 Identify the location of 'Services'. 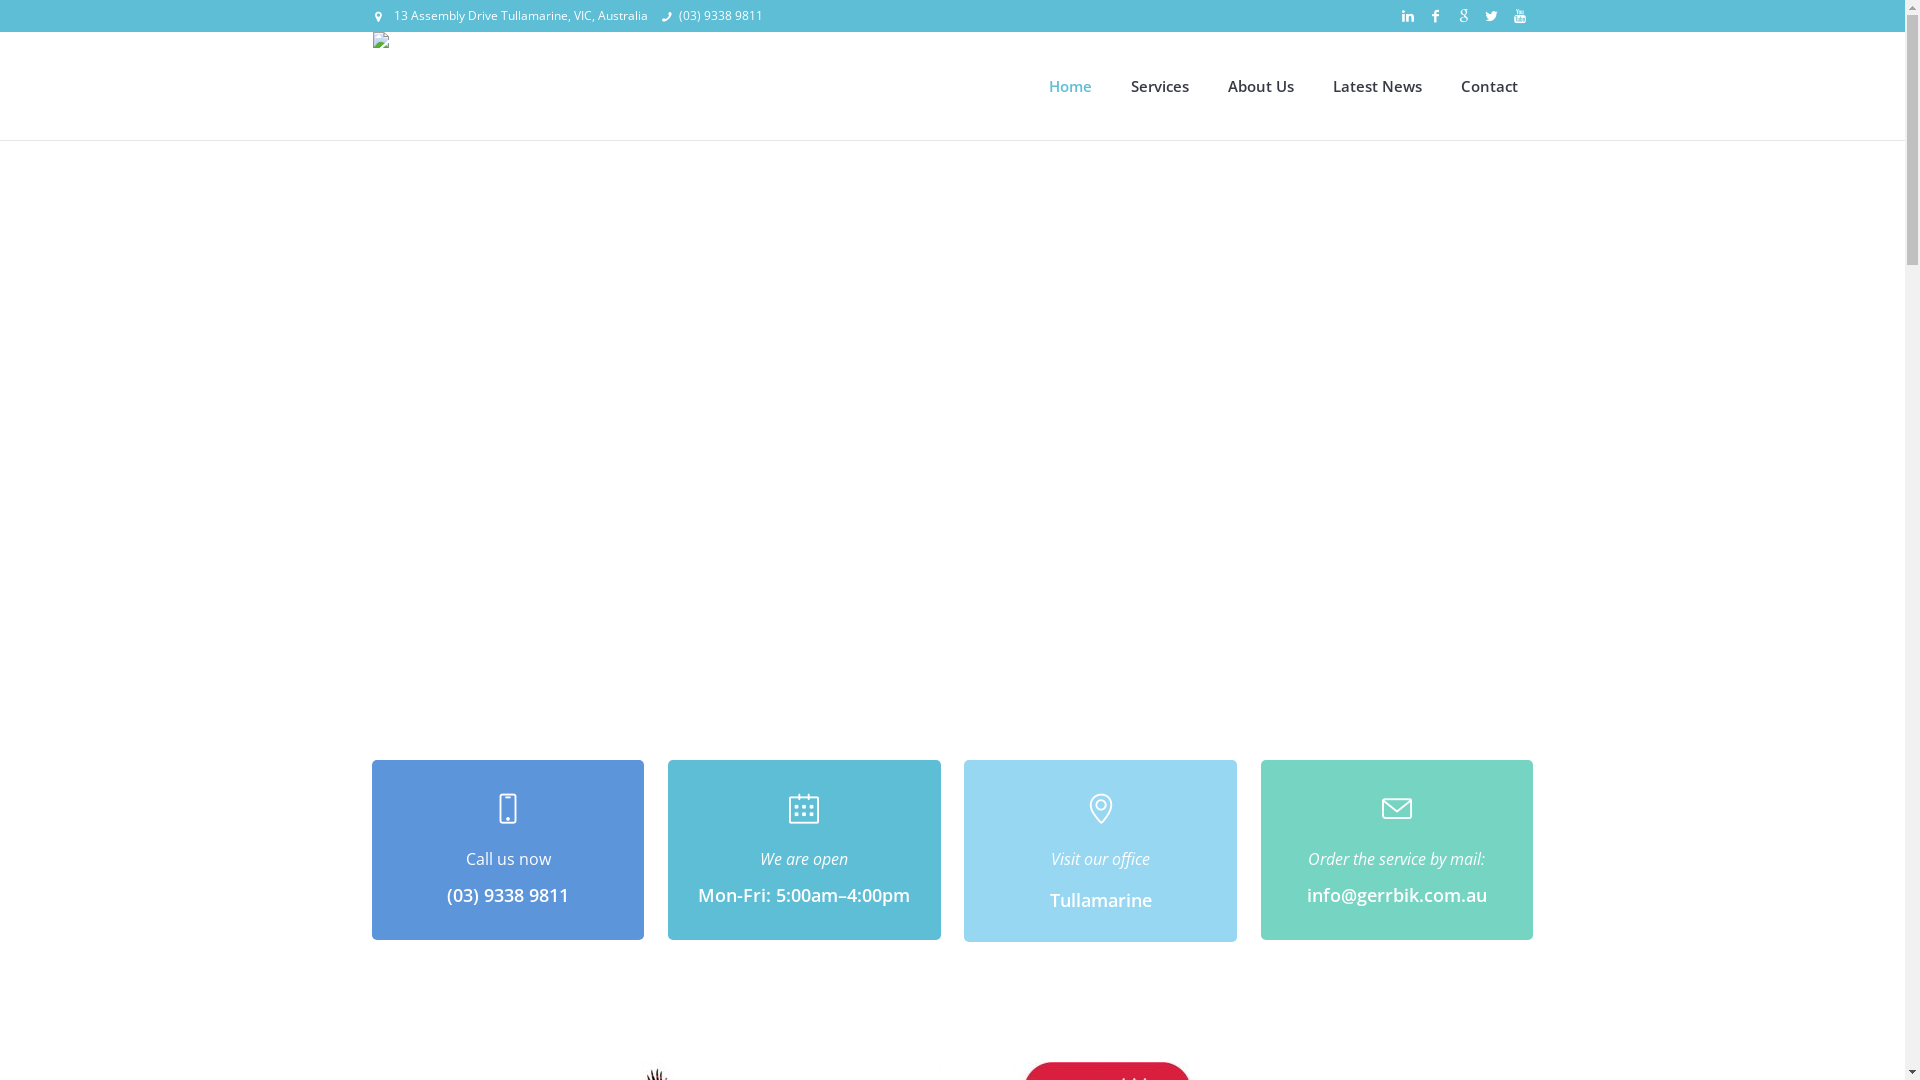
(1115, 84).